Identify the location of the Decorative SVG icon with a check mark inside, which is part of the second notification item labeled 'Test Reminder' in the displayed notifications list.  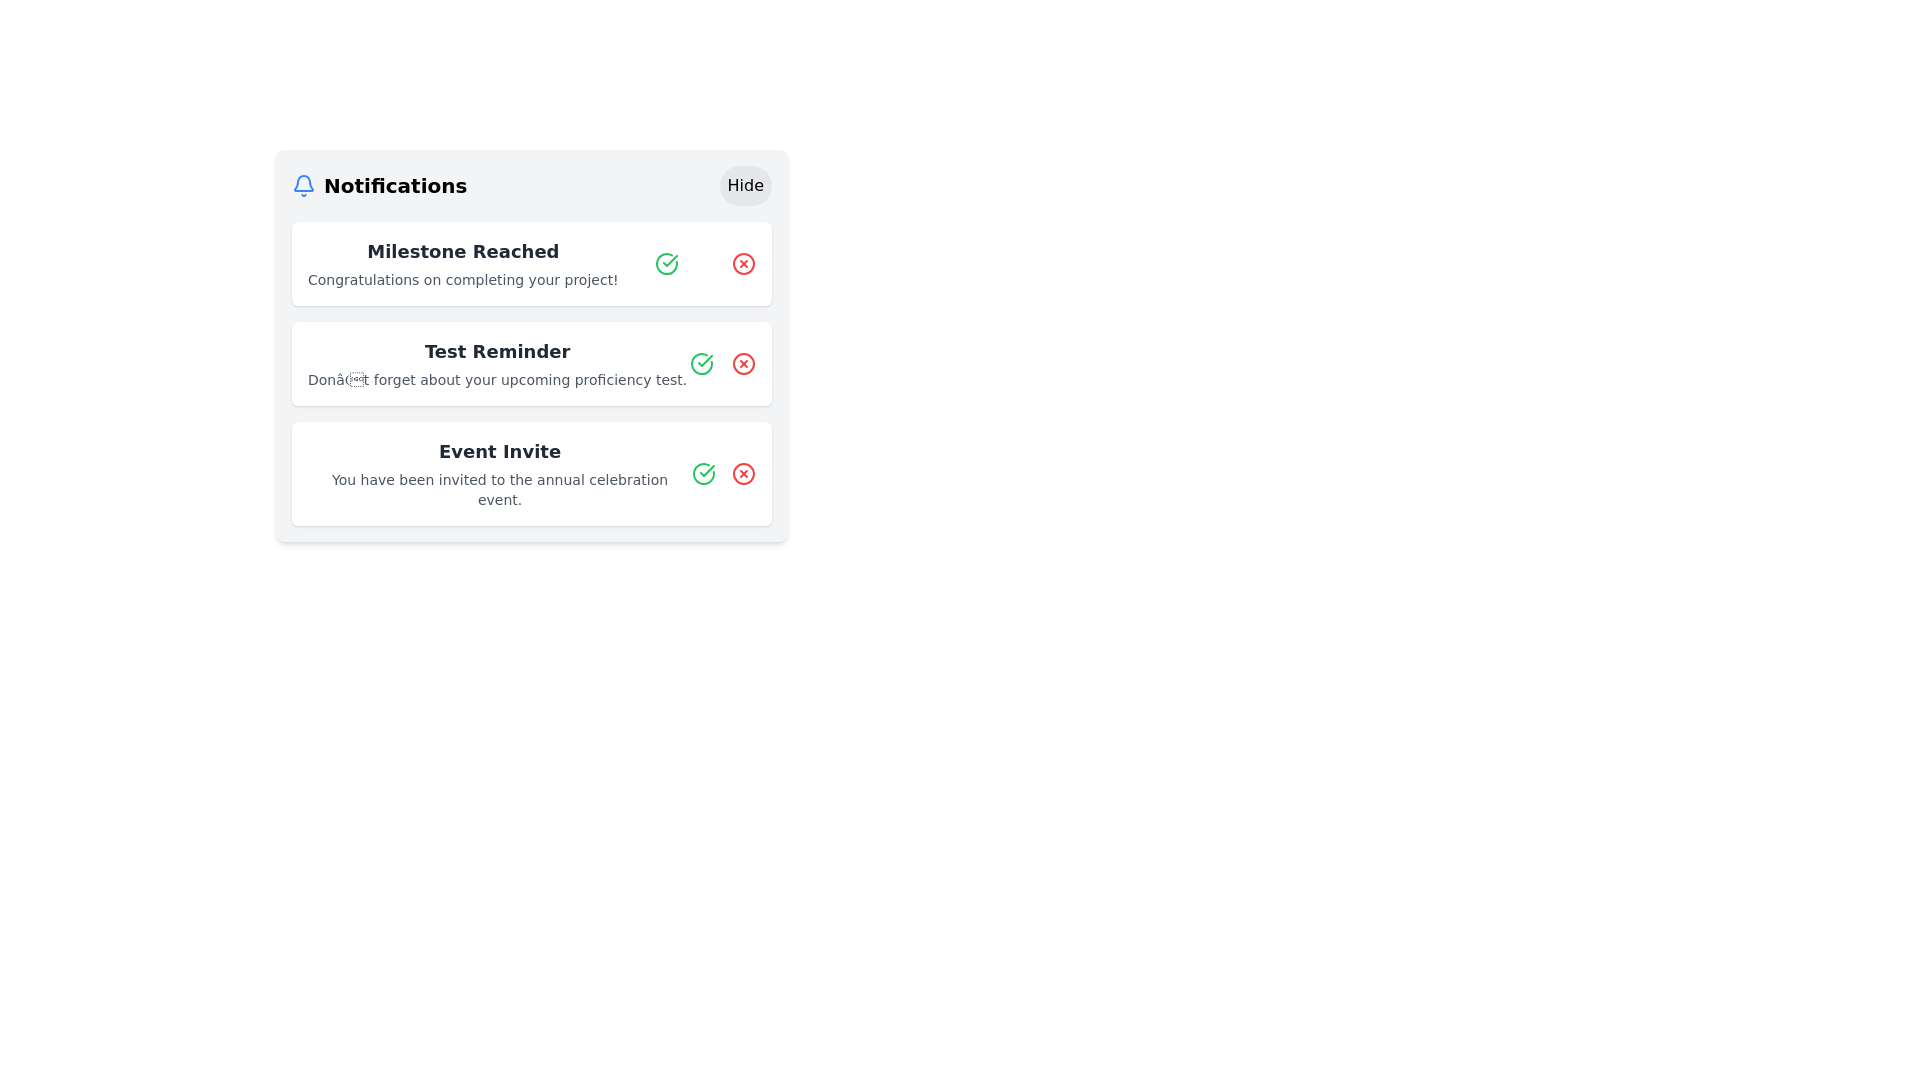
(670, 260).